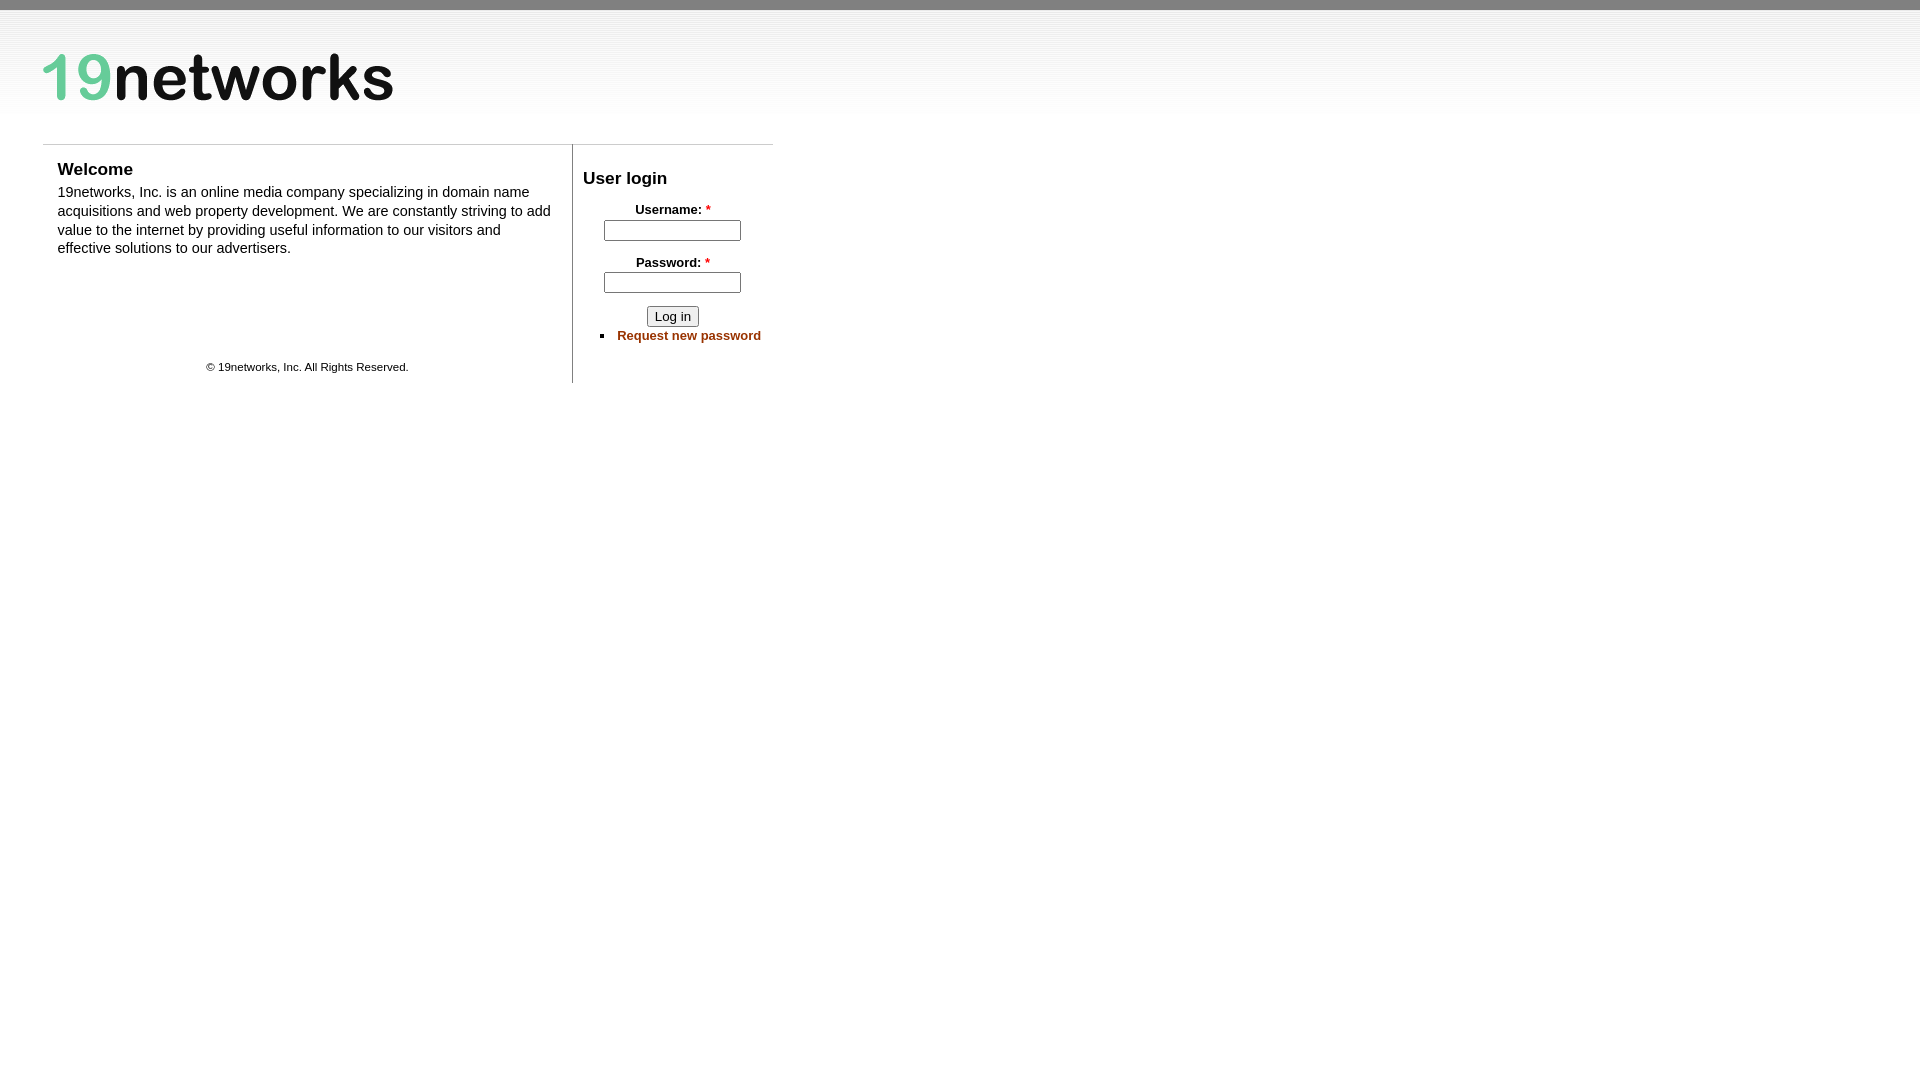 This screenshot has height=1080, width=1920. What do you see at coordinates (672, 315) in the screenshot?
I see `'Log in'` at bounding box center [672, 315].